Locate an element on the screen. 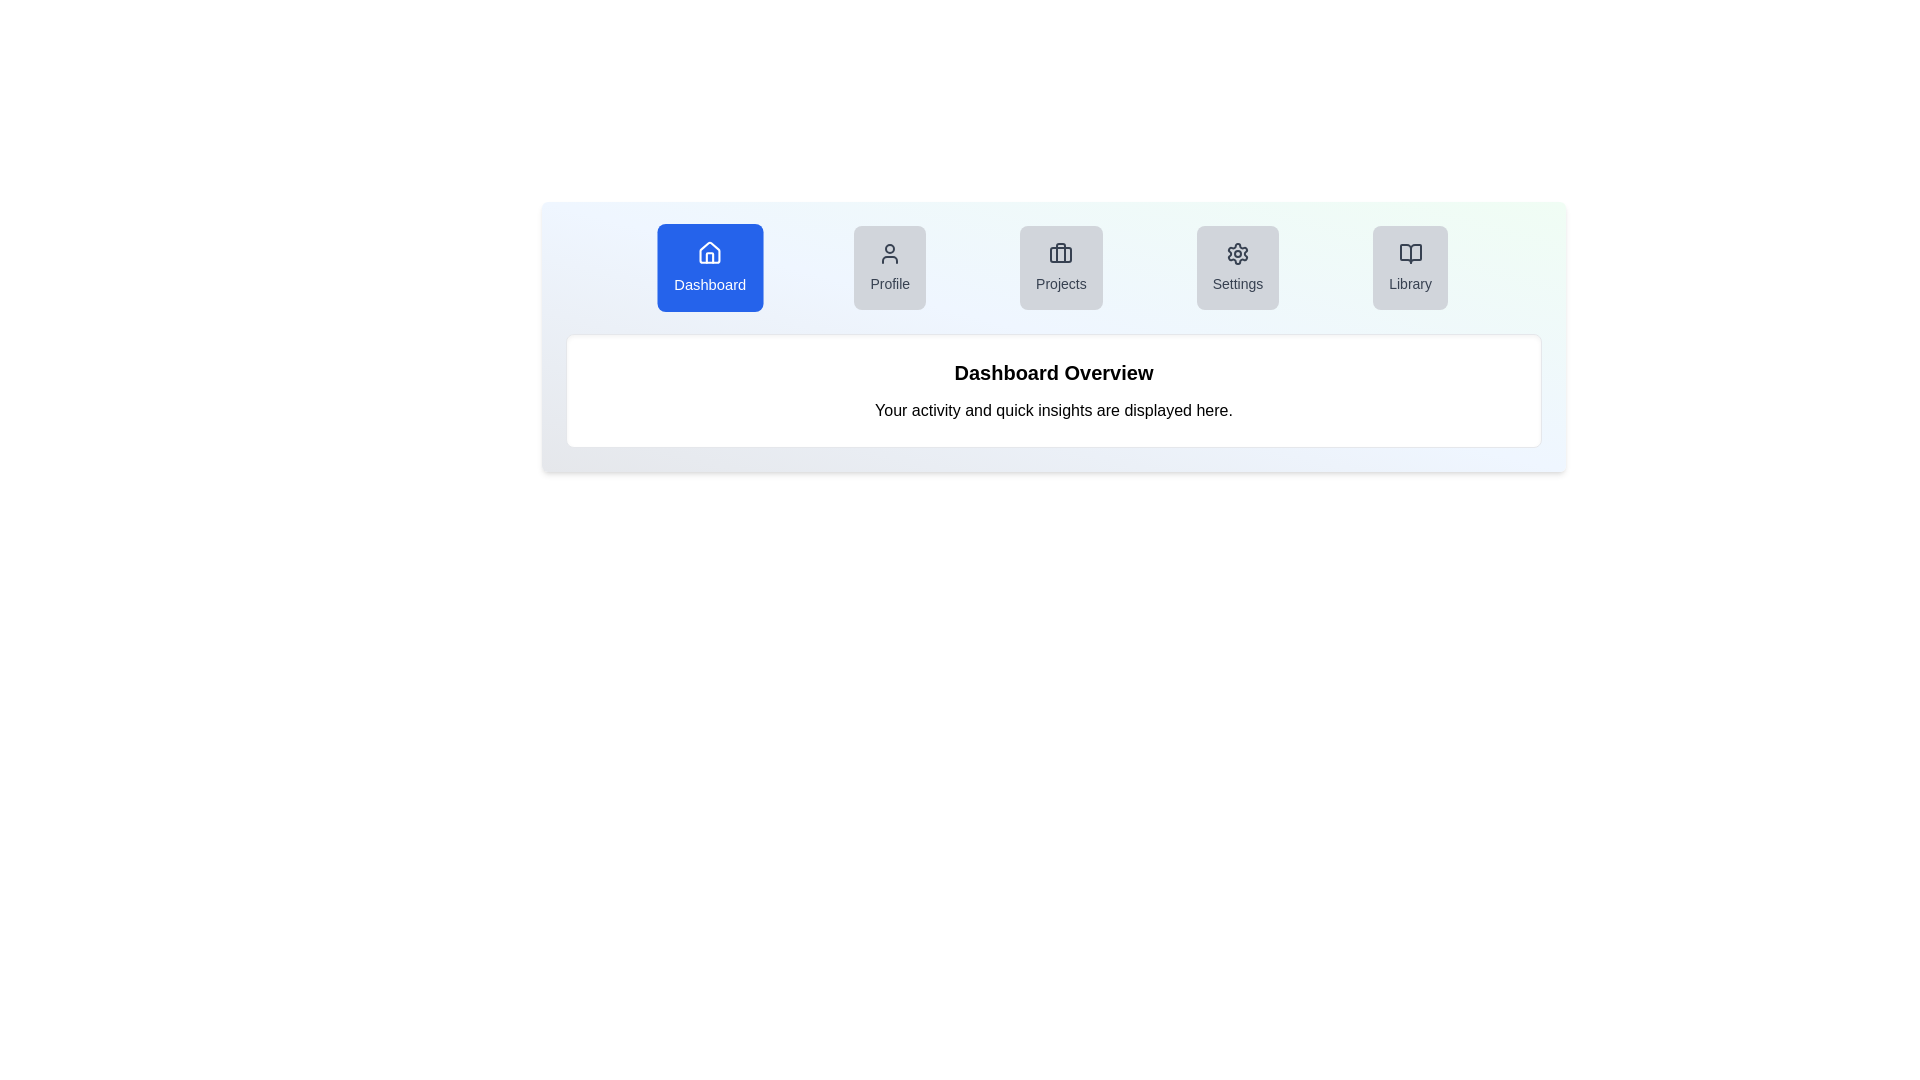 This screenshot has height=1080, width=1920. the 'Projects' navigation button located in the horizontal menu is located at coordinates (1060, 266).